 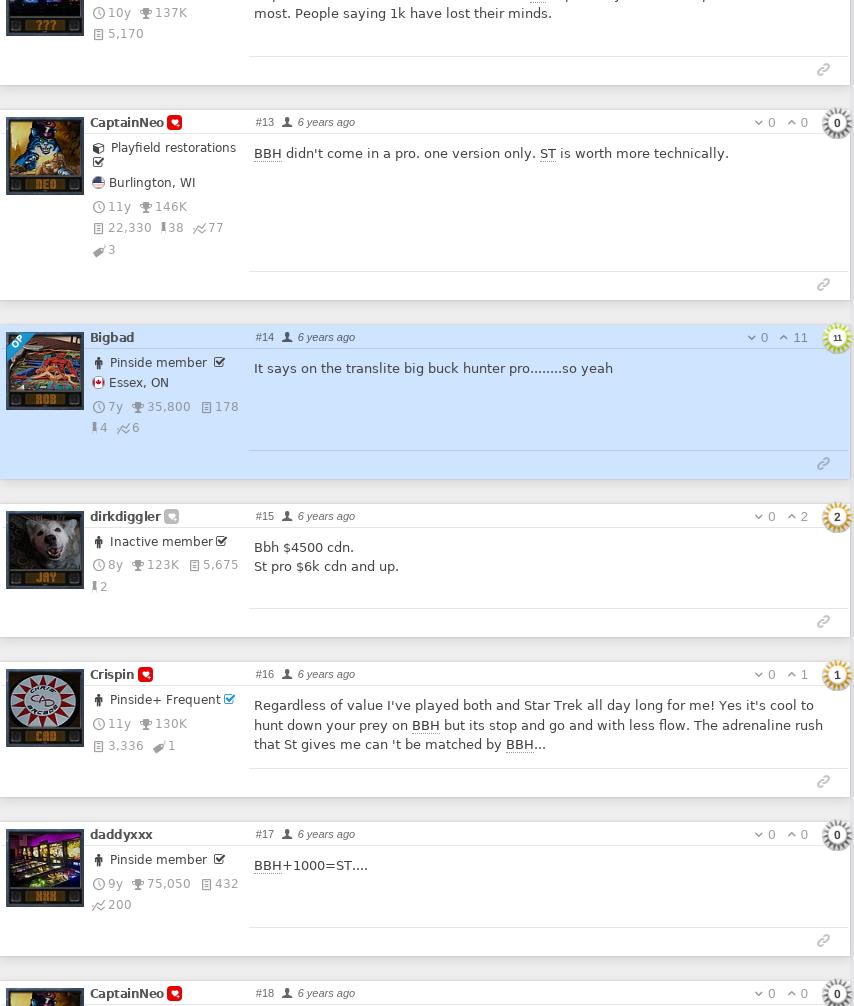 What do you see at coordinates (107, 903) in the screenshot?
I see `'200'` at bounding box center [107, 903].